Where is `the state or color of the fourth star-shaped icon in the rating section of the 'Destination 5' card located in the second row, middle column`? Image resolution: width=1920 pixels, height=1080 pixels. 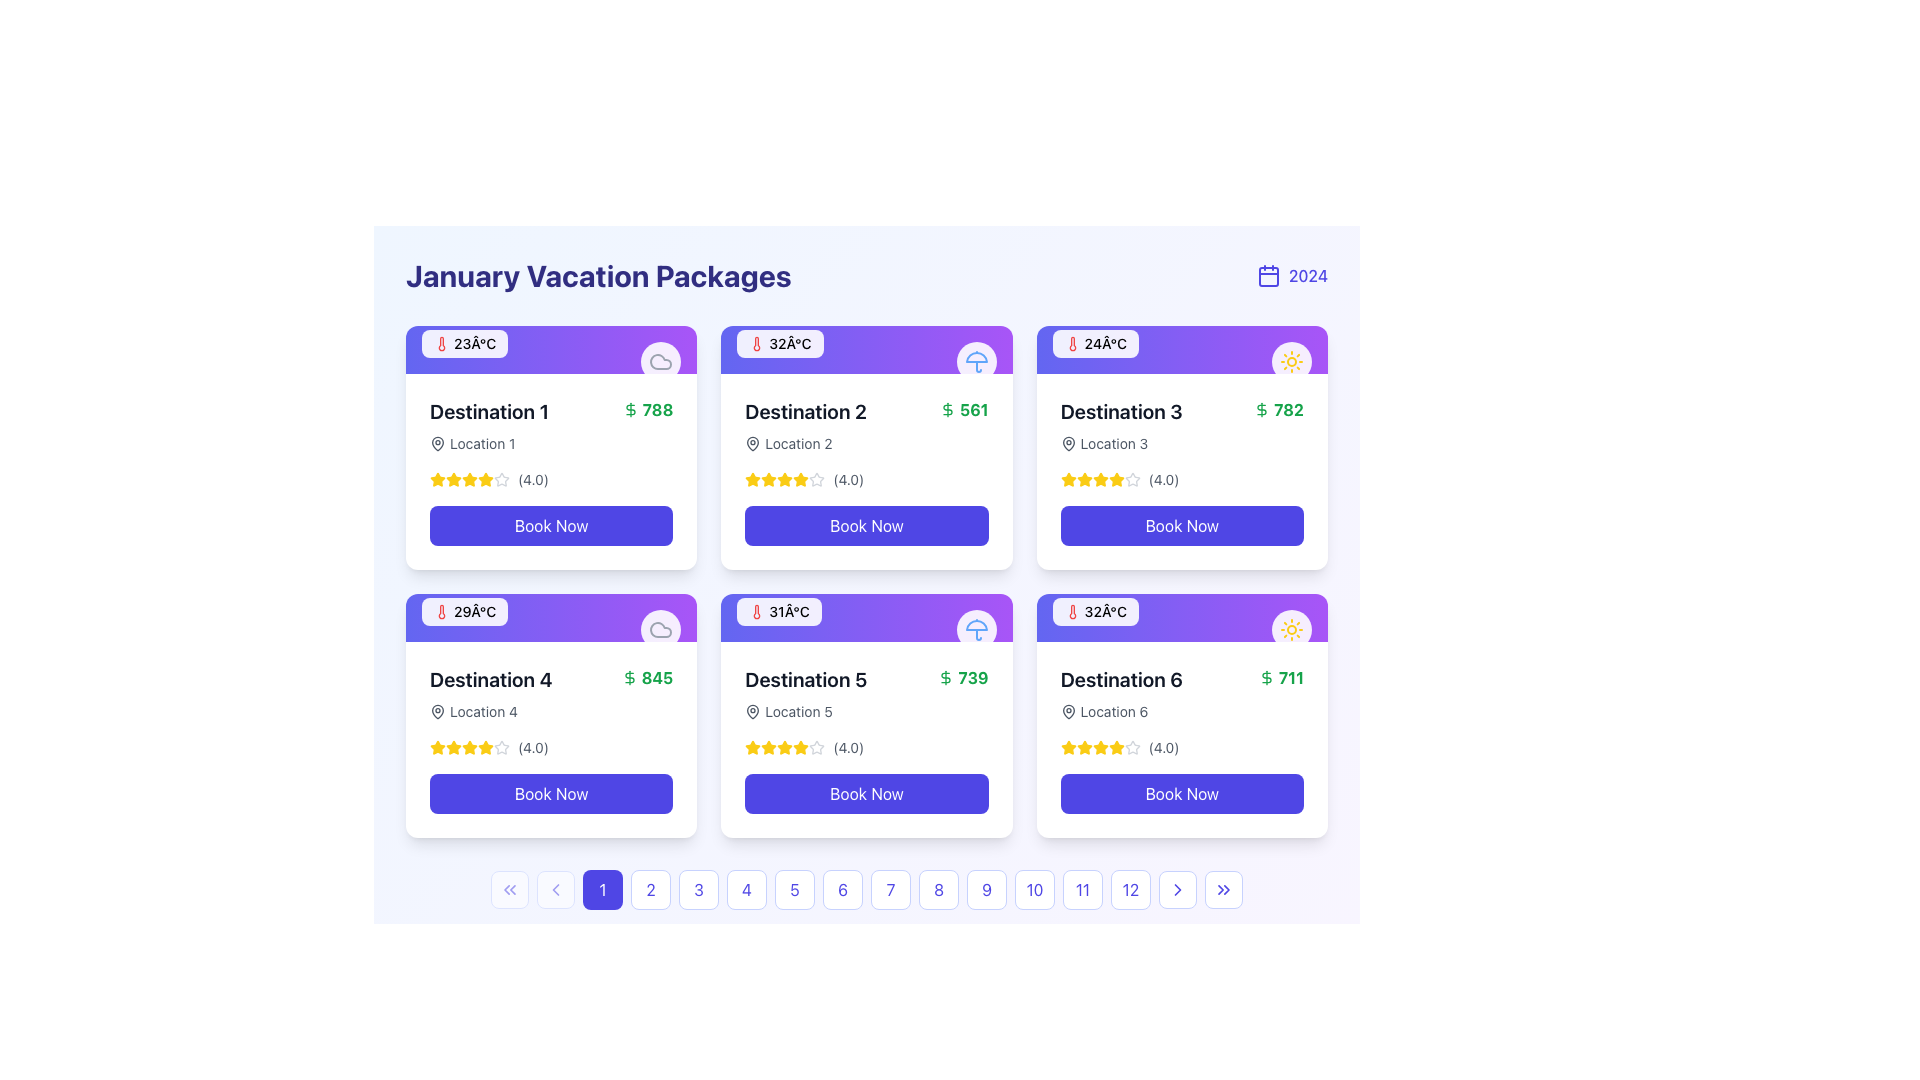 the state or color of the fourth star-shaped icon in the rating section of the 'Destination 5' card located in the second row, middle column is located at coordinates (784, 748).